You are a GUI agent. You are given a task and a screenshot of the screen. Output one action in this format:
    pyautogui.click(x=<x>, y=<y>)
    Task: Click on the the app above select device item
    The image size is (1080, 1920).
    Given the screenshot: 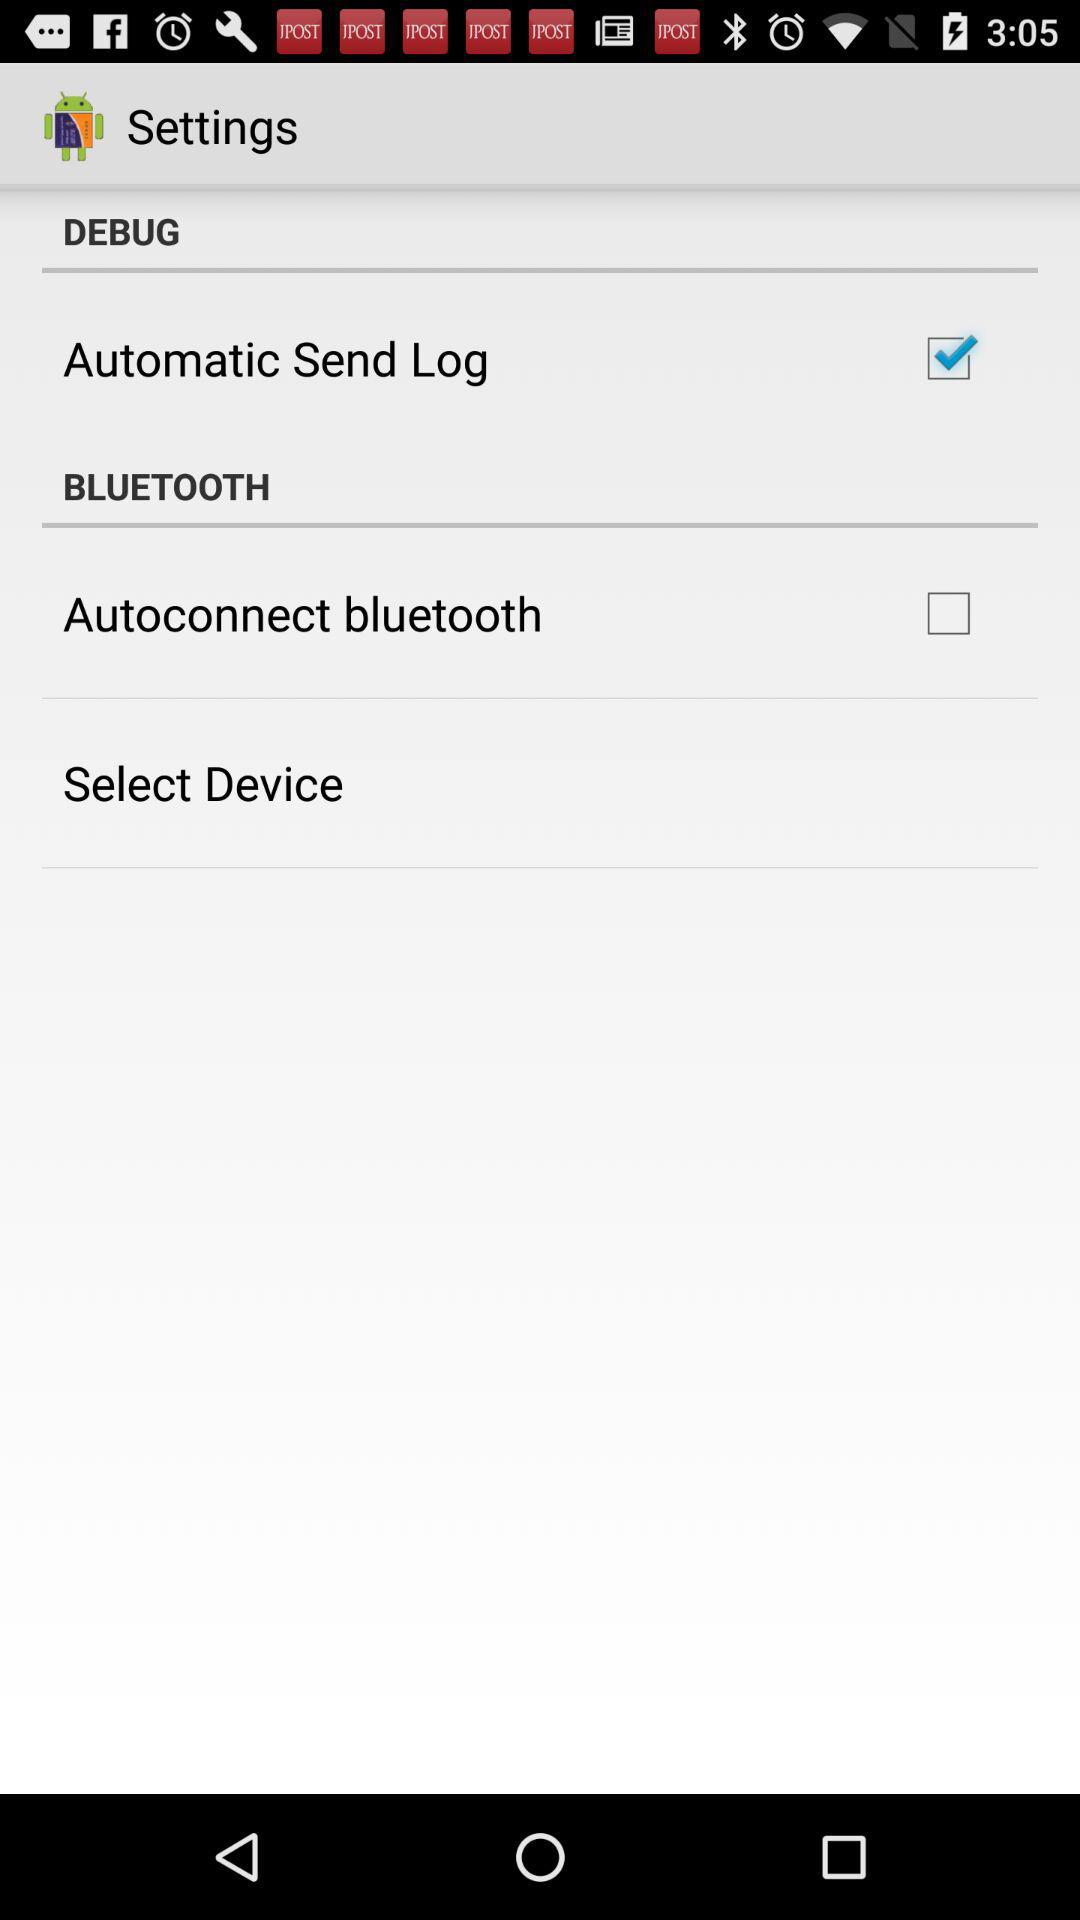 What is the action you would take?
    pyautogui.click(x=303, y=612)
    